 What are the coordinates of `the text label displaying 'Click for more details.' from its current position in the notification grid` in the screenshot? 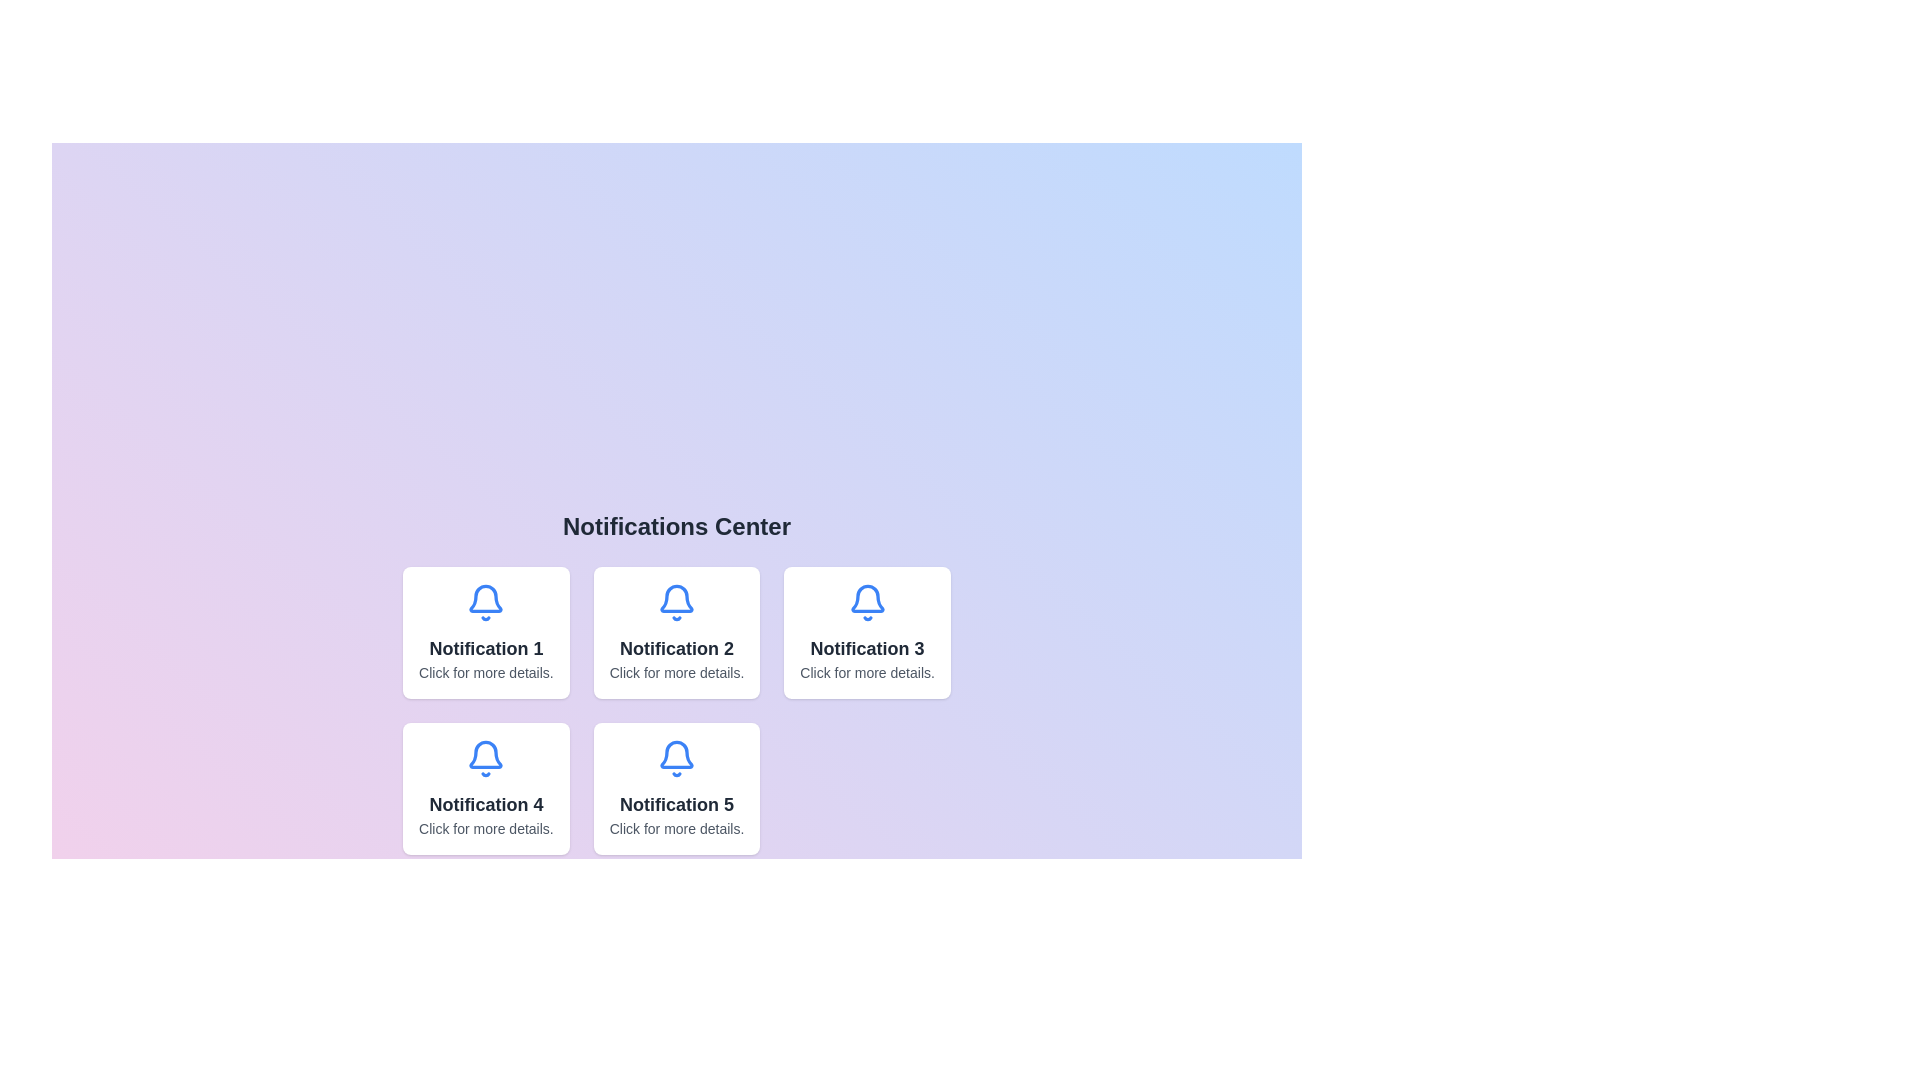 It's located at (486, 829).